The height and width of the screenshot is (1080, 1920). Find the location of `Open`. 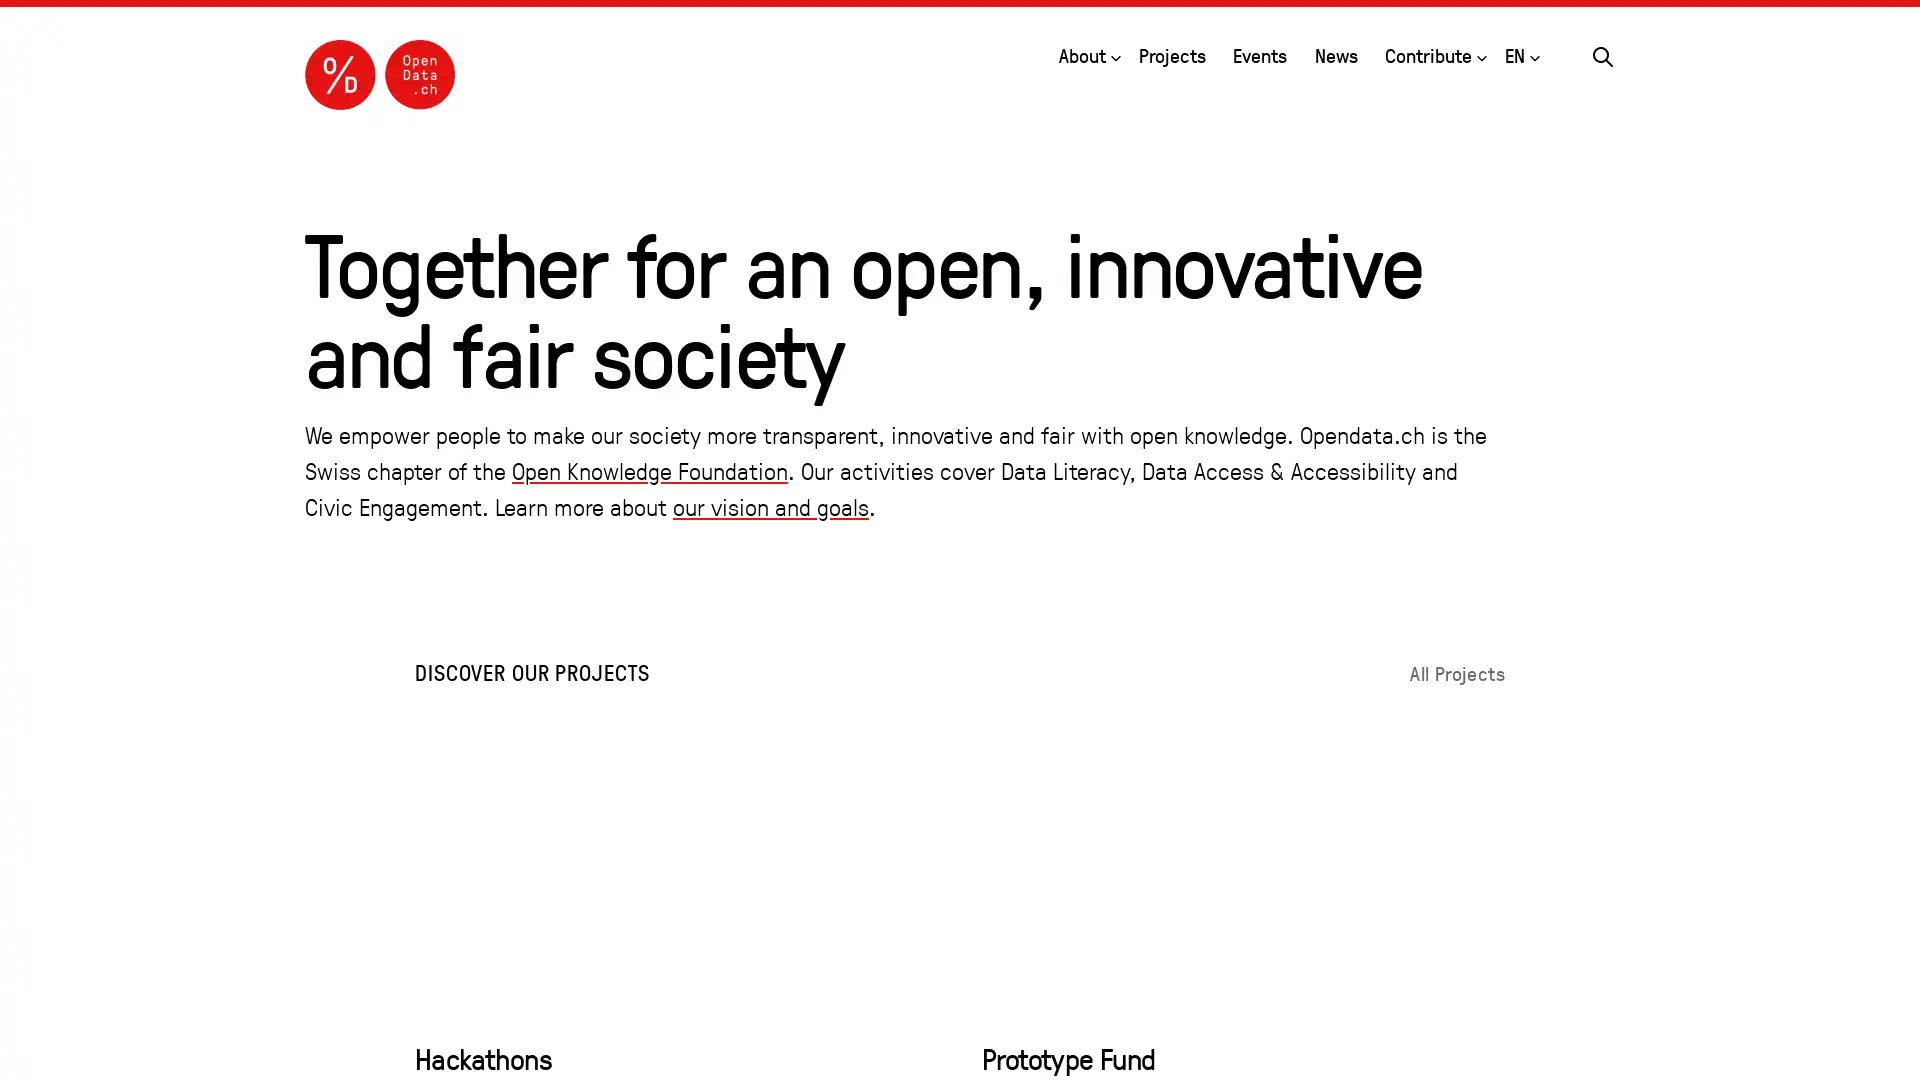

Open is located at coordinates (1482, 53).